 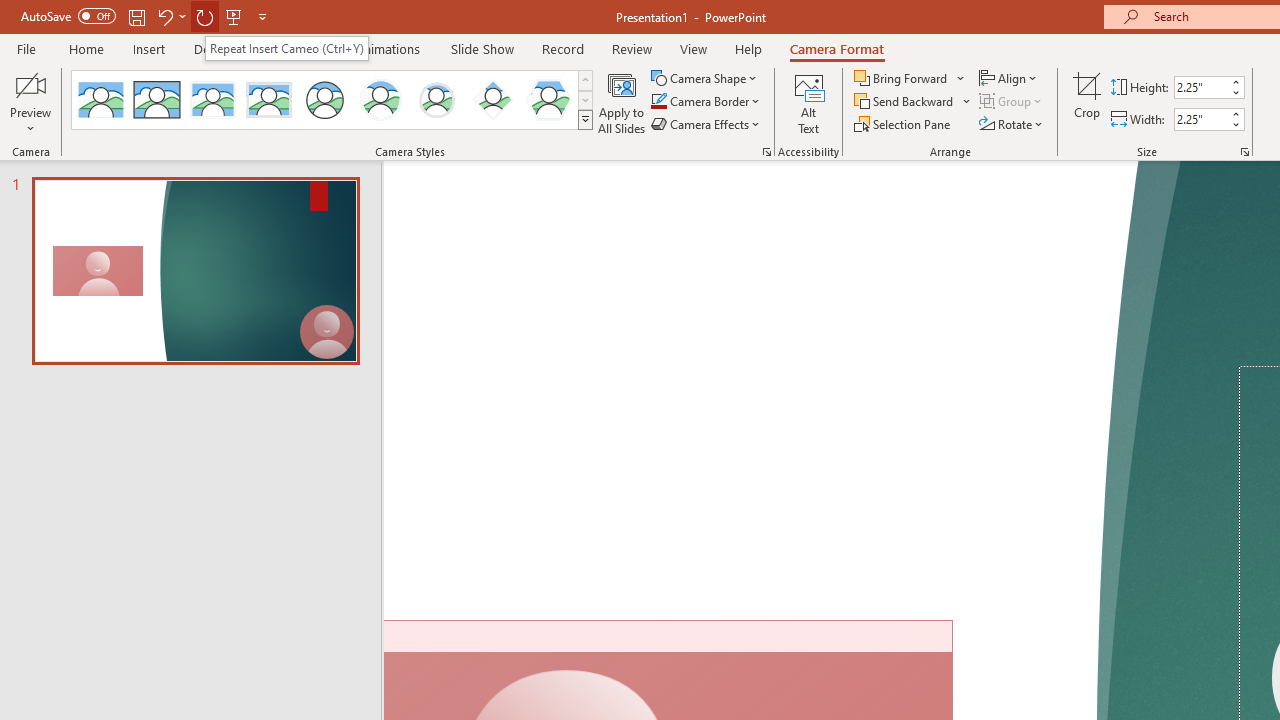 I want to click on 'AutoSave', so click(x=68, y=16).